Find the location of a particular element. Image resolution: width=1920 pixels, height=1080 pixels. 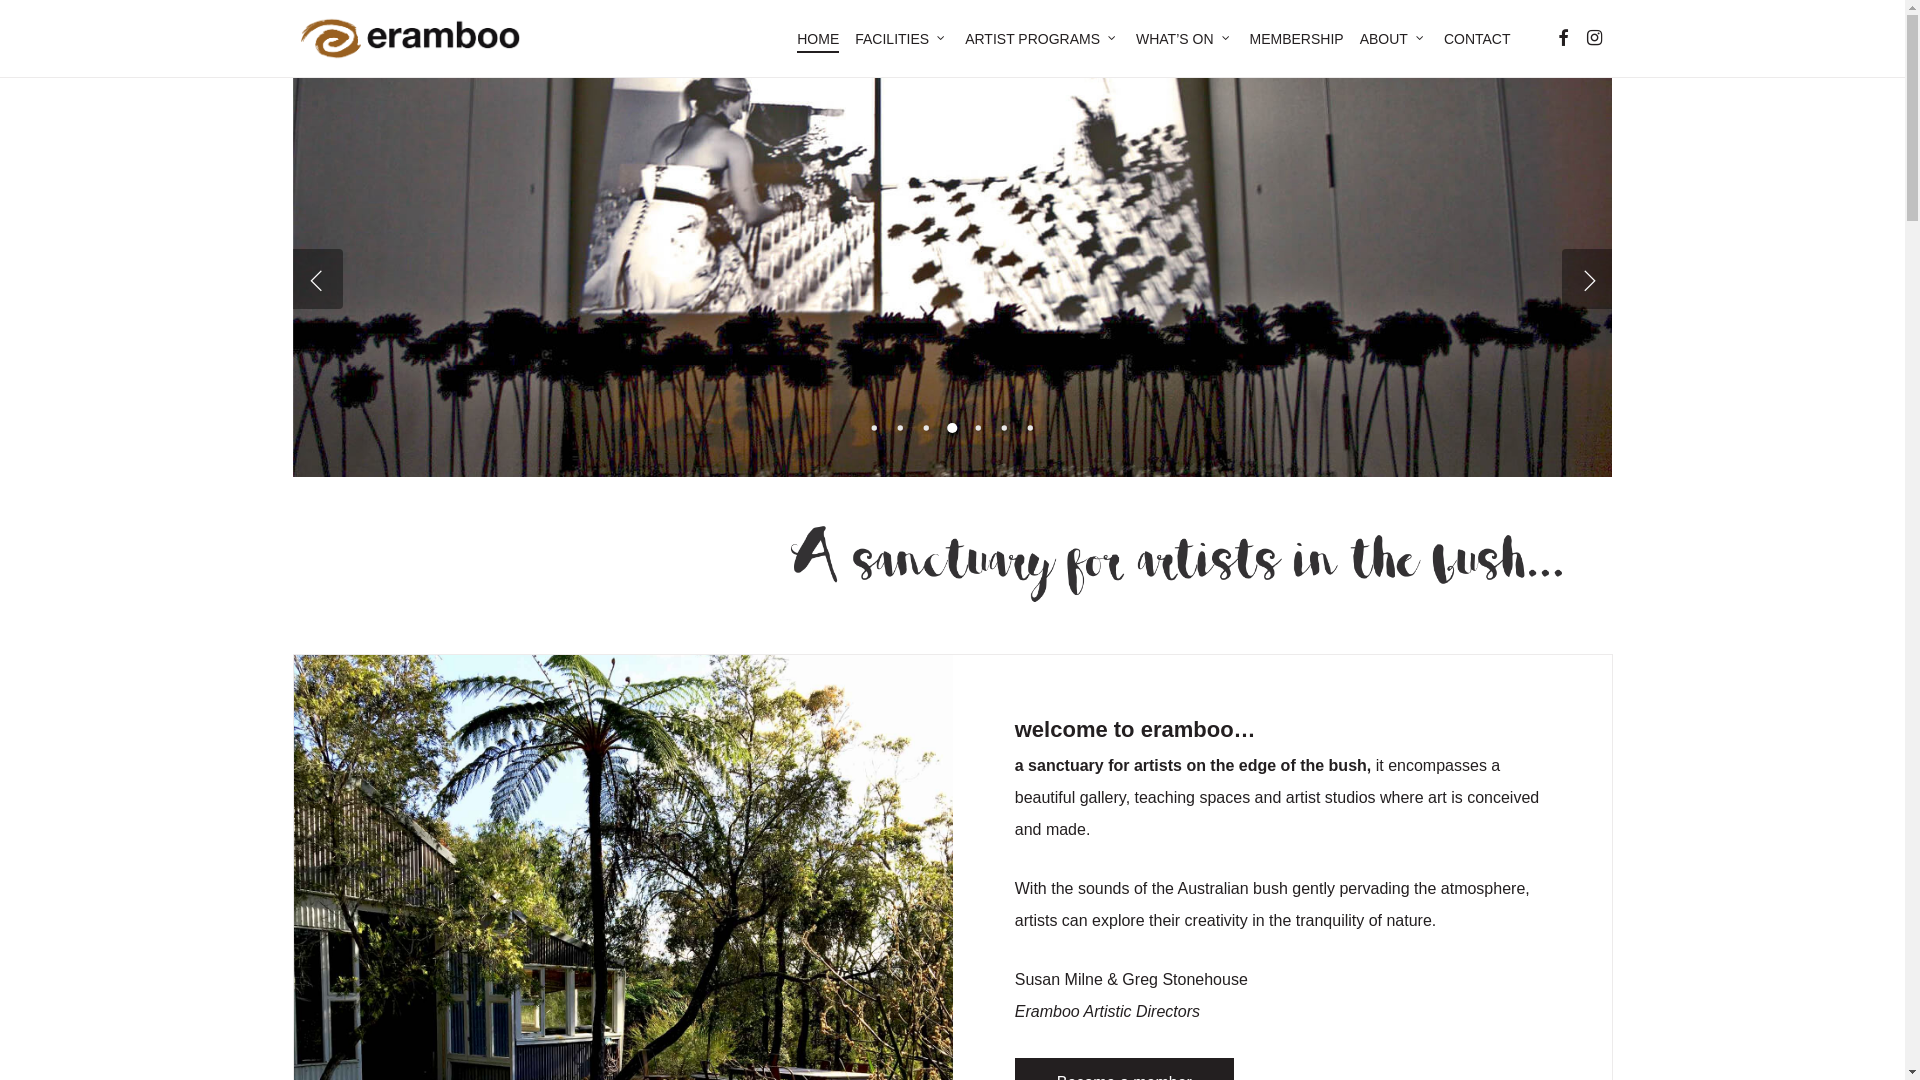

'CONTACT' is located at coordinates (1477, 38).